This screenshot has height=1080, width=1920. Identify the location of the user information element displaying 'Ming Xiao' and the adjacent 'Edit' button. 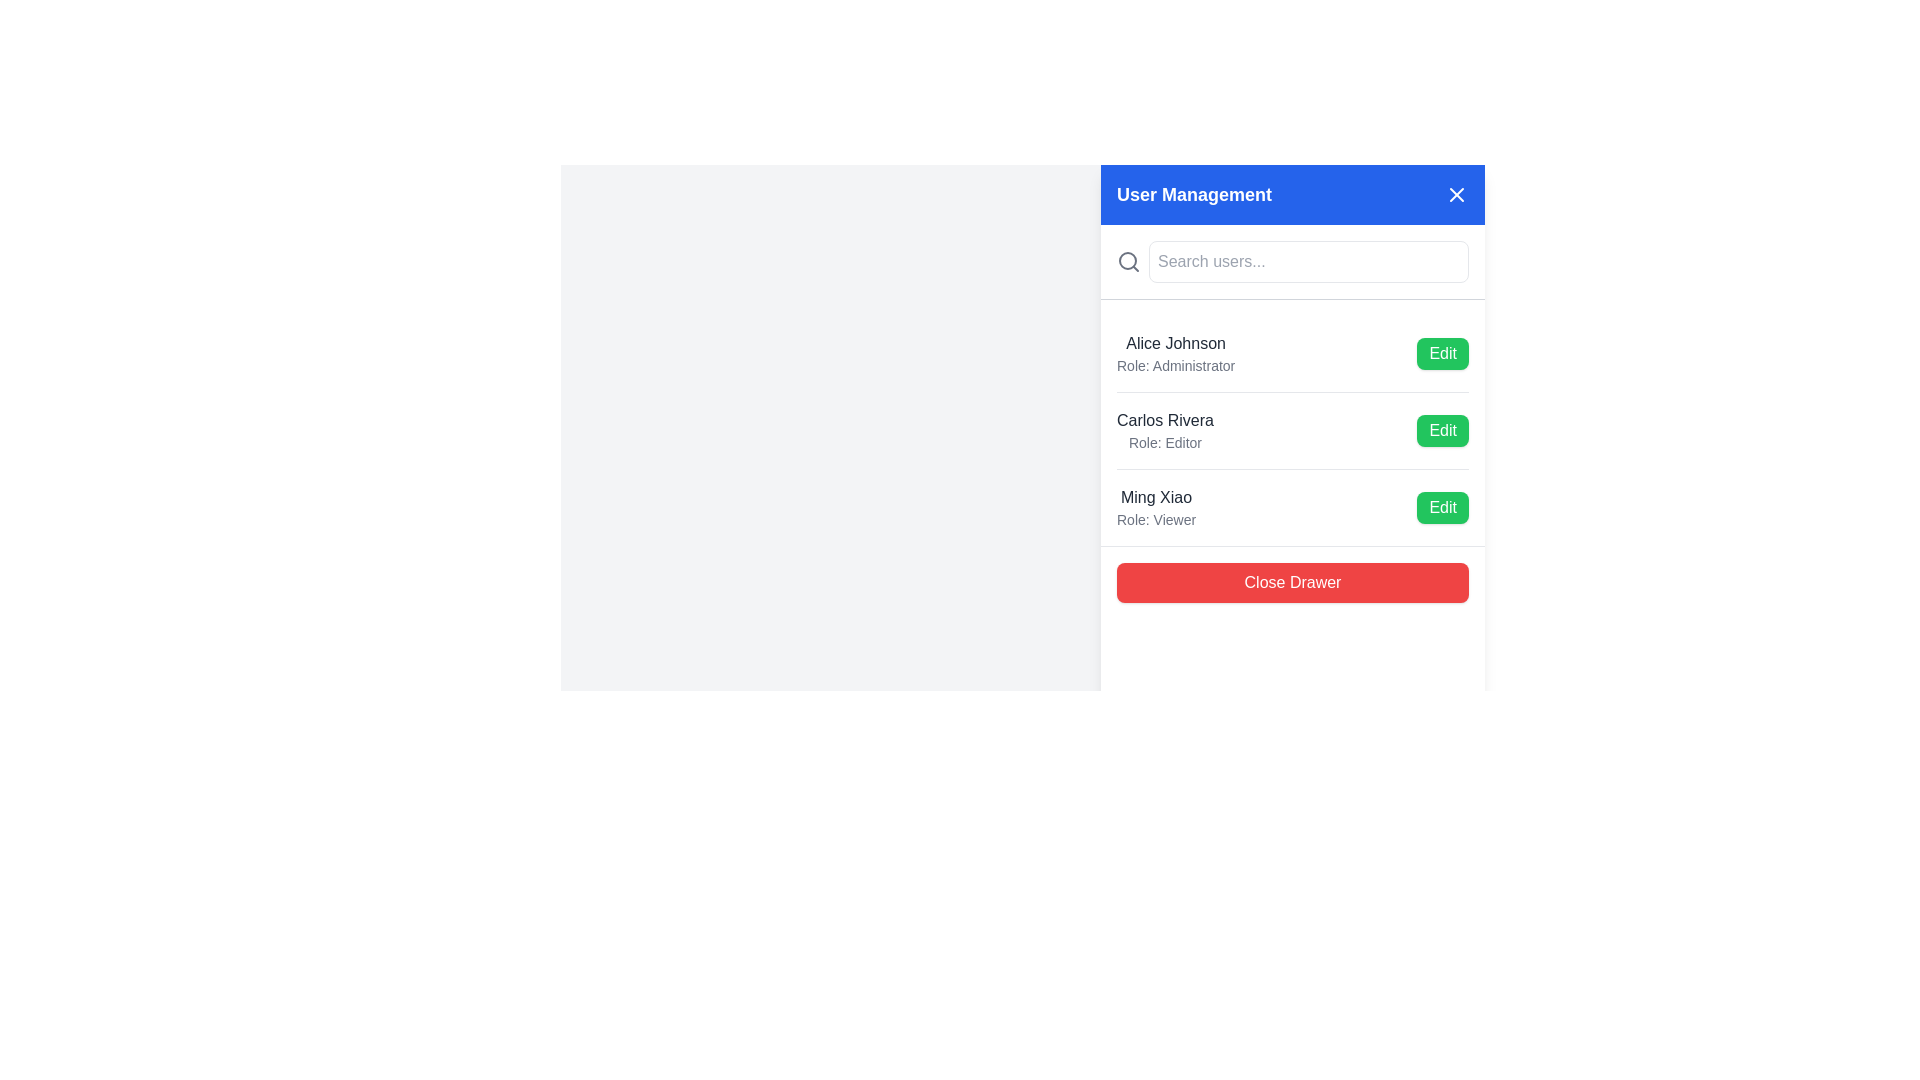
(1292, 497).